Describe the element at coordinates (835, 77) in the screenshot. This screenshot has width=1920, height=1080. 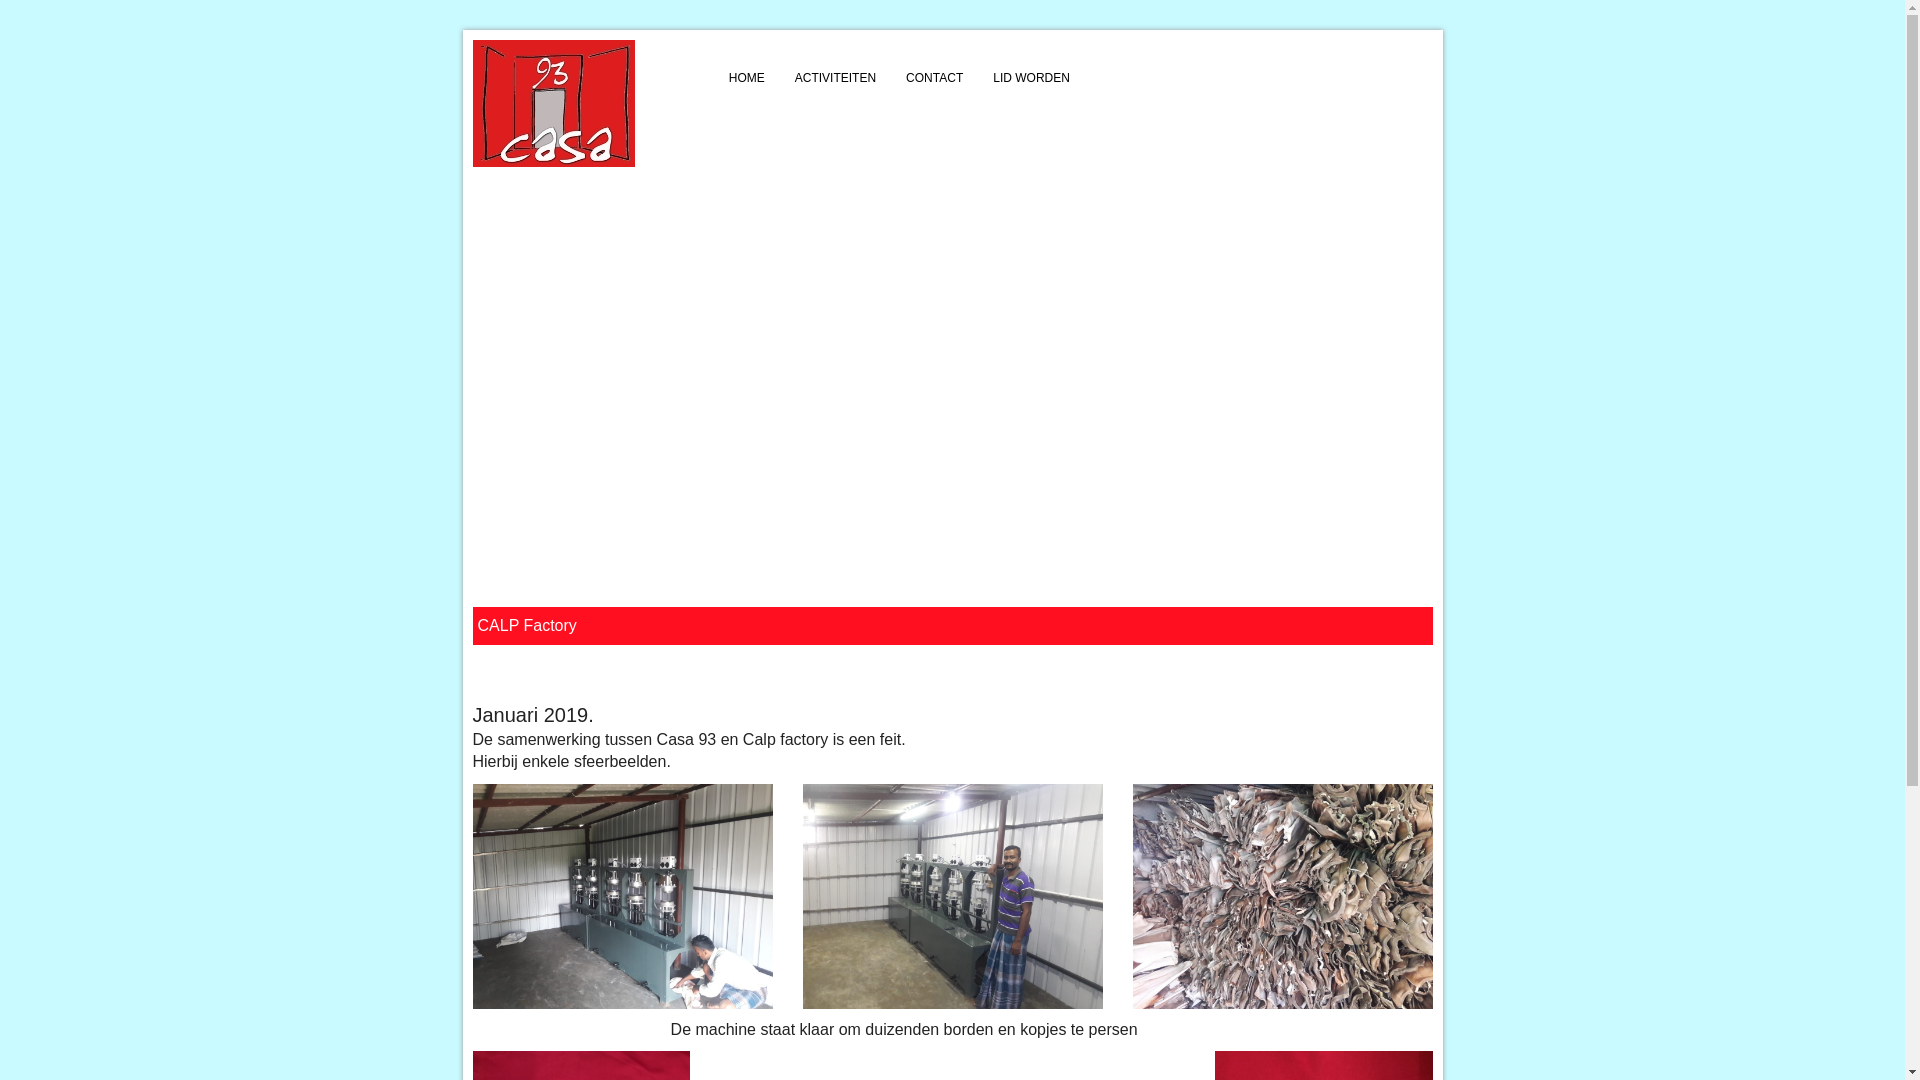
I see `'ACTIVITEITEN'` at that location.